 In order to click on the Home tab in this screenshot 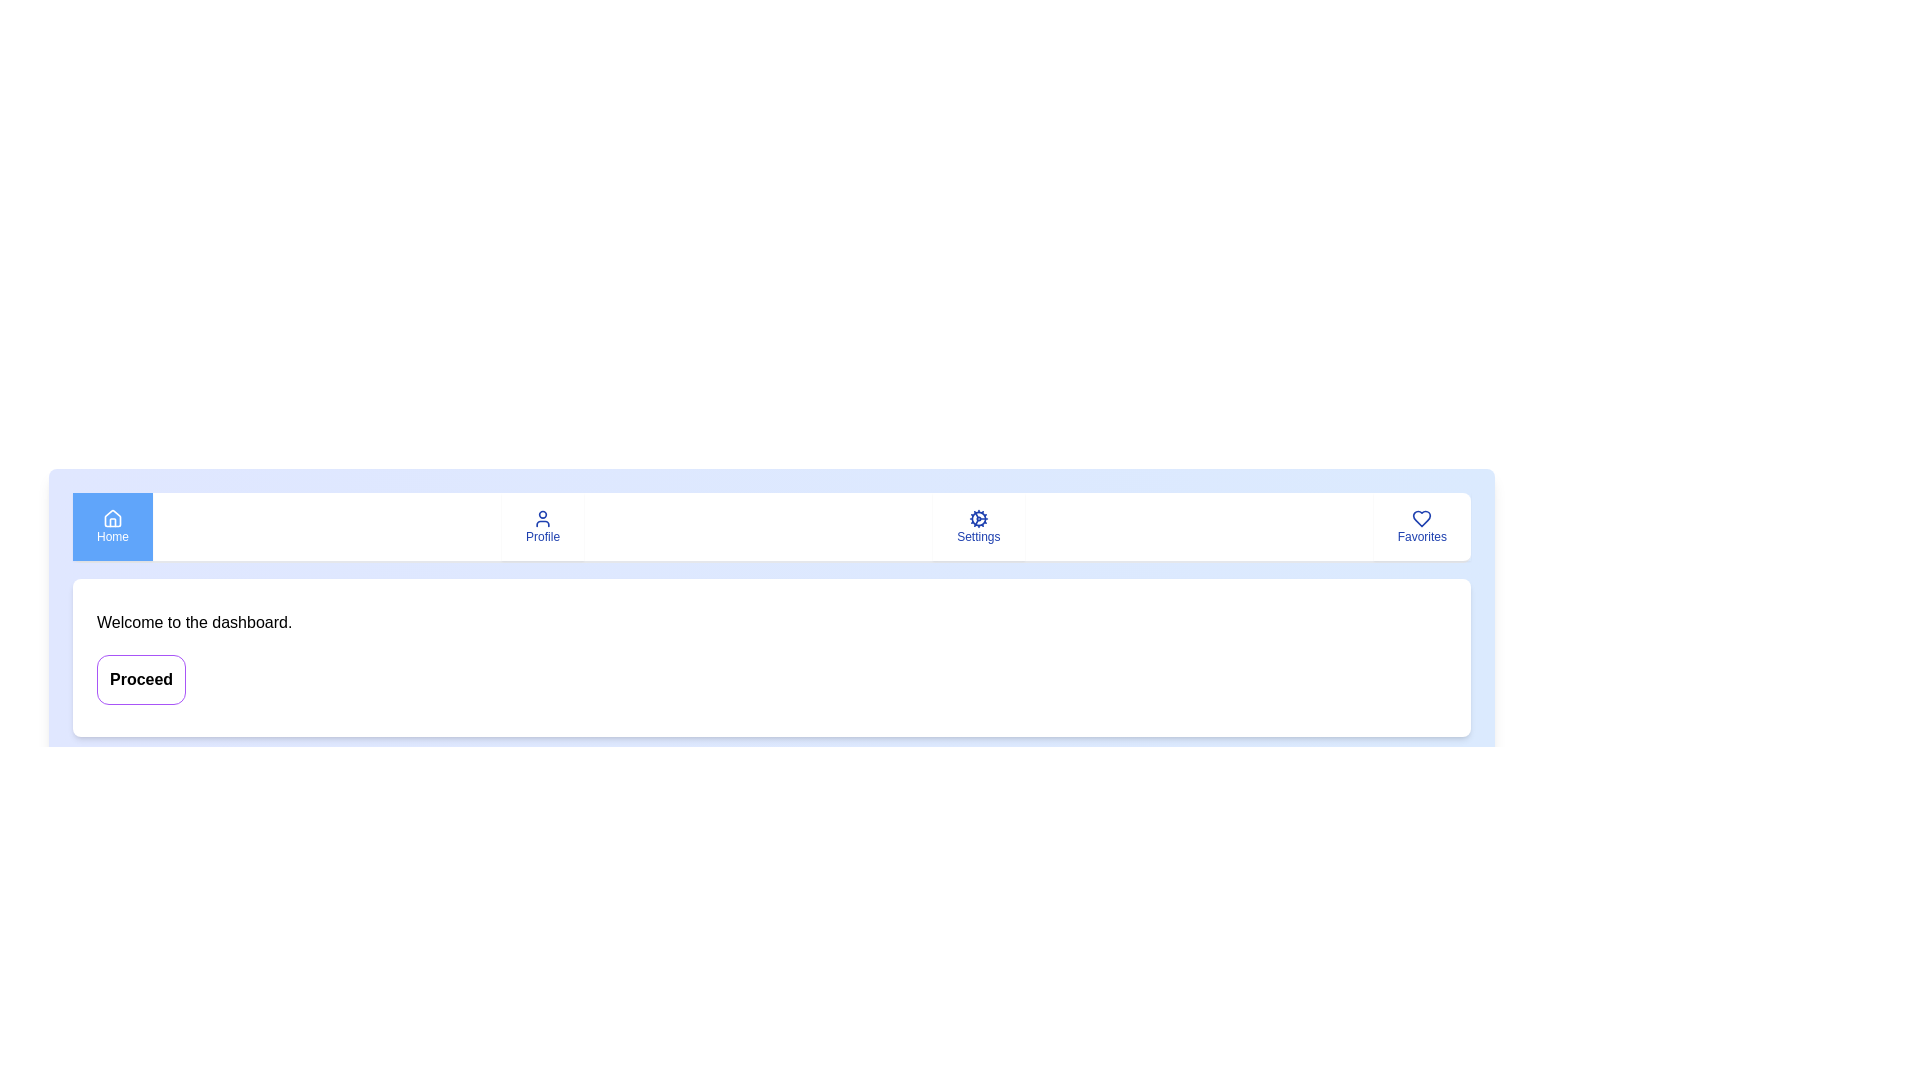, I will do `click(112, 526)`.